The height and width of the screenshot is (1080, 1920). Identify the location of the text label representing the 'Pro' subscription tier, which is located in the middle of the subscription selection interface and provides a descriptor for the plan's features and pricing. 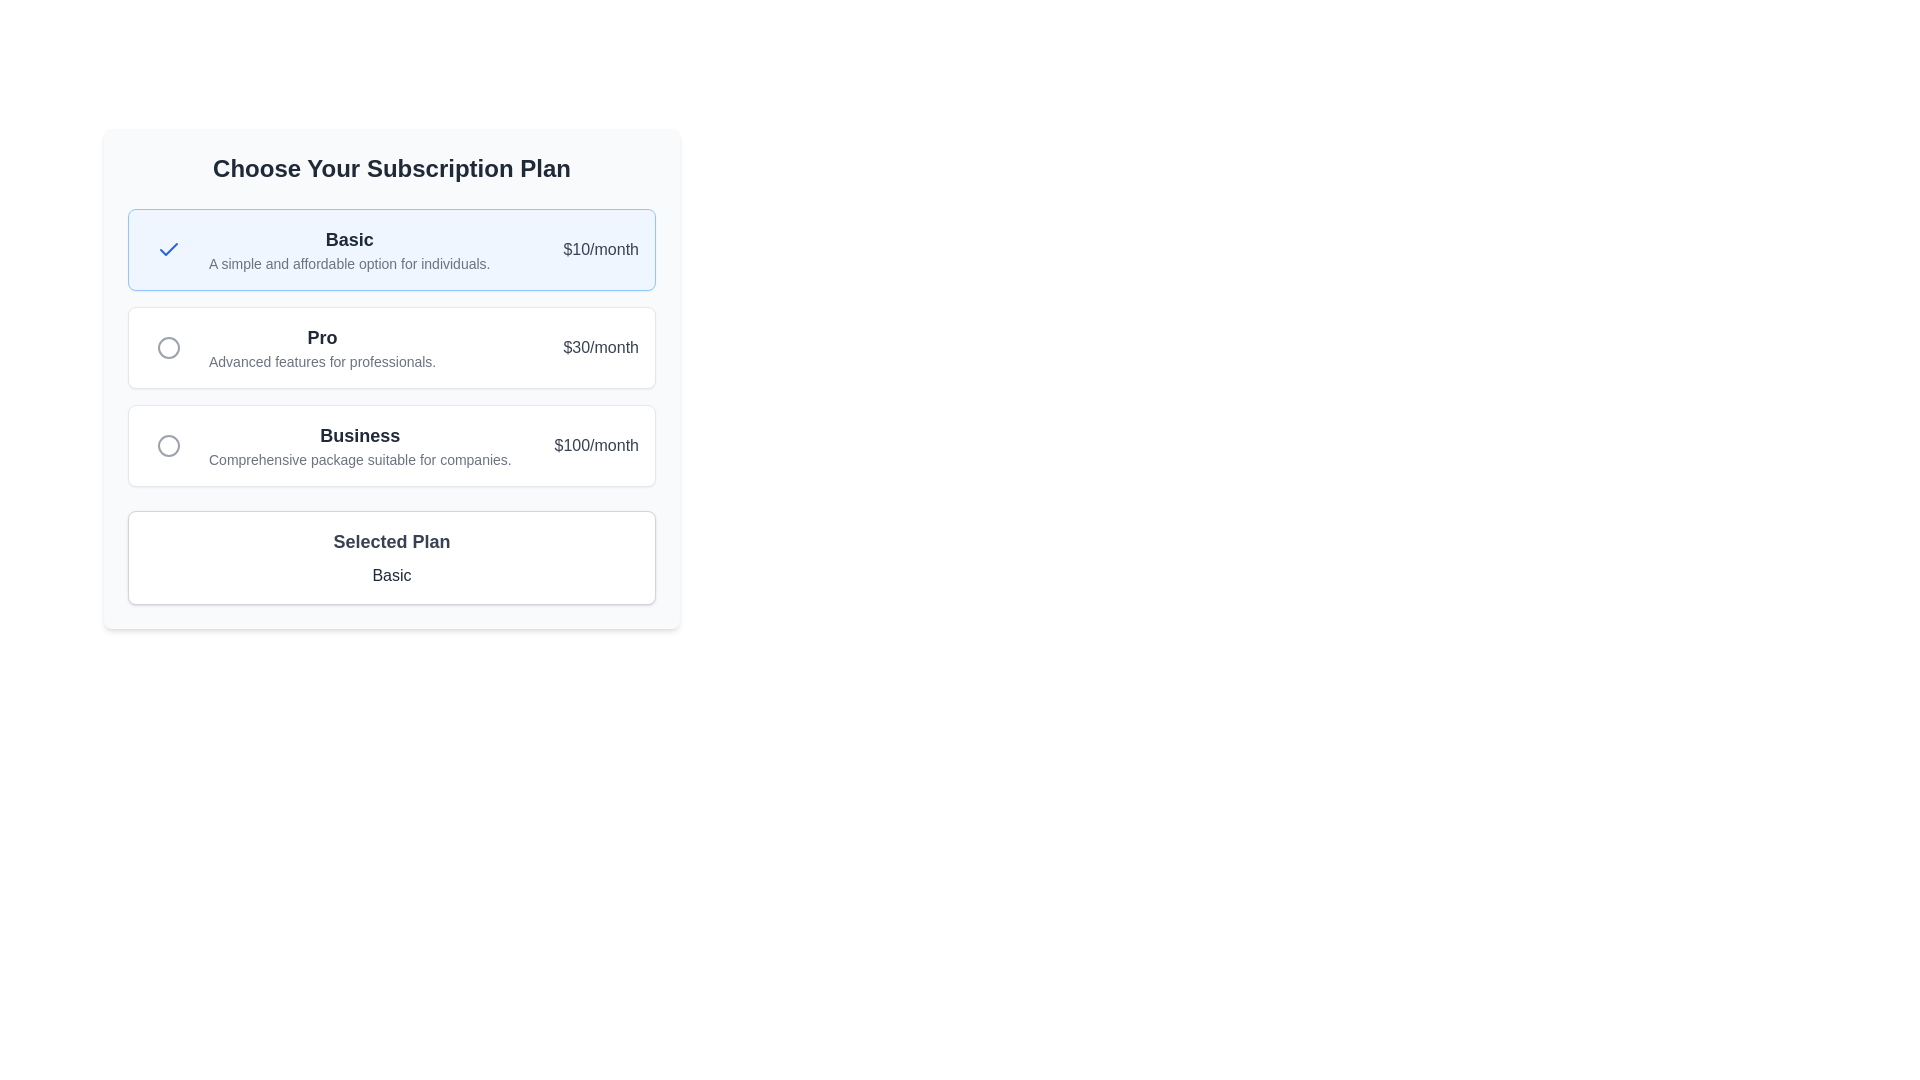
(322, 337).